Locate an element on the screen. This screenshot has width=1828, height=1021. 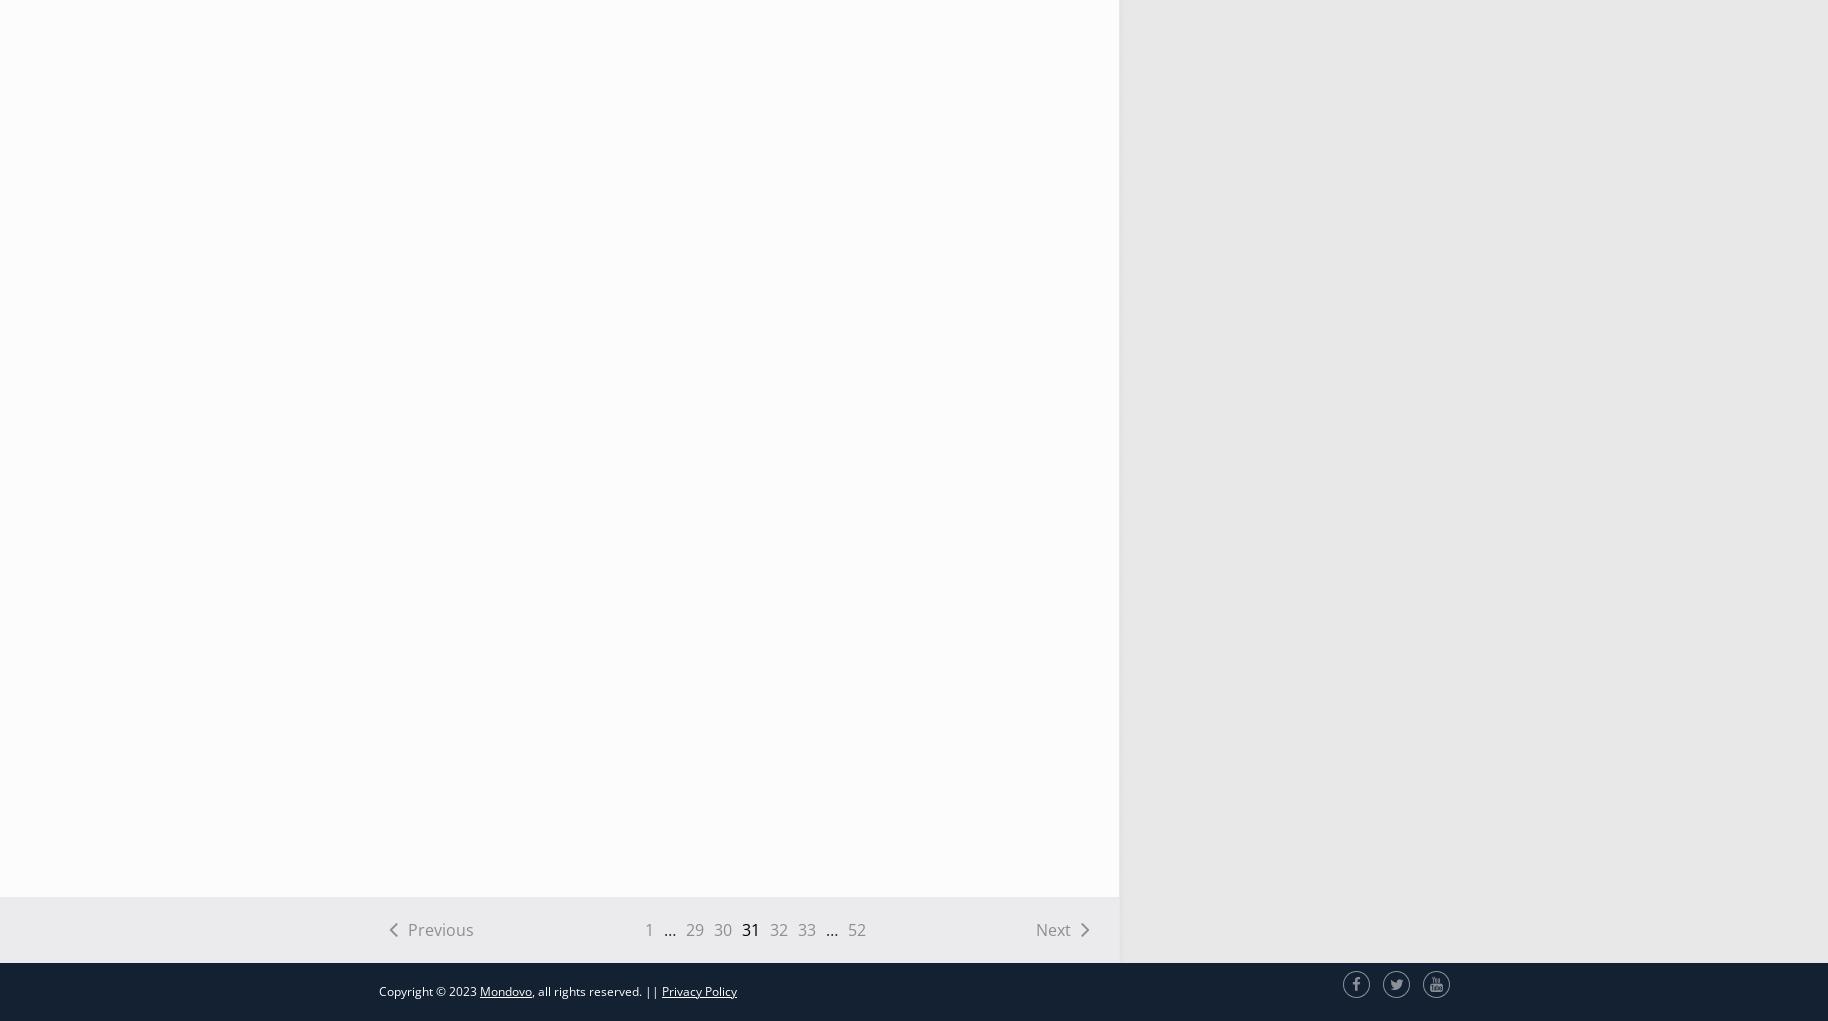
'52' is located at coordinates (856, 929).